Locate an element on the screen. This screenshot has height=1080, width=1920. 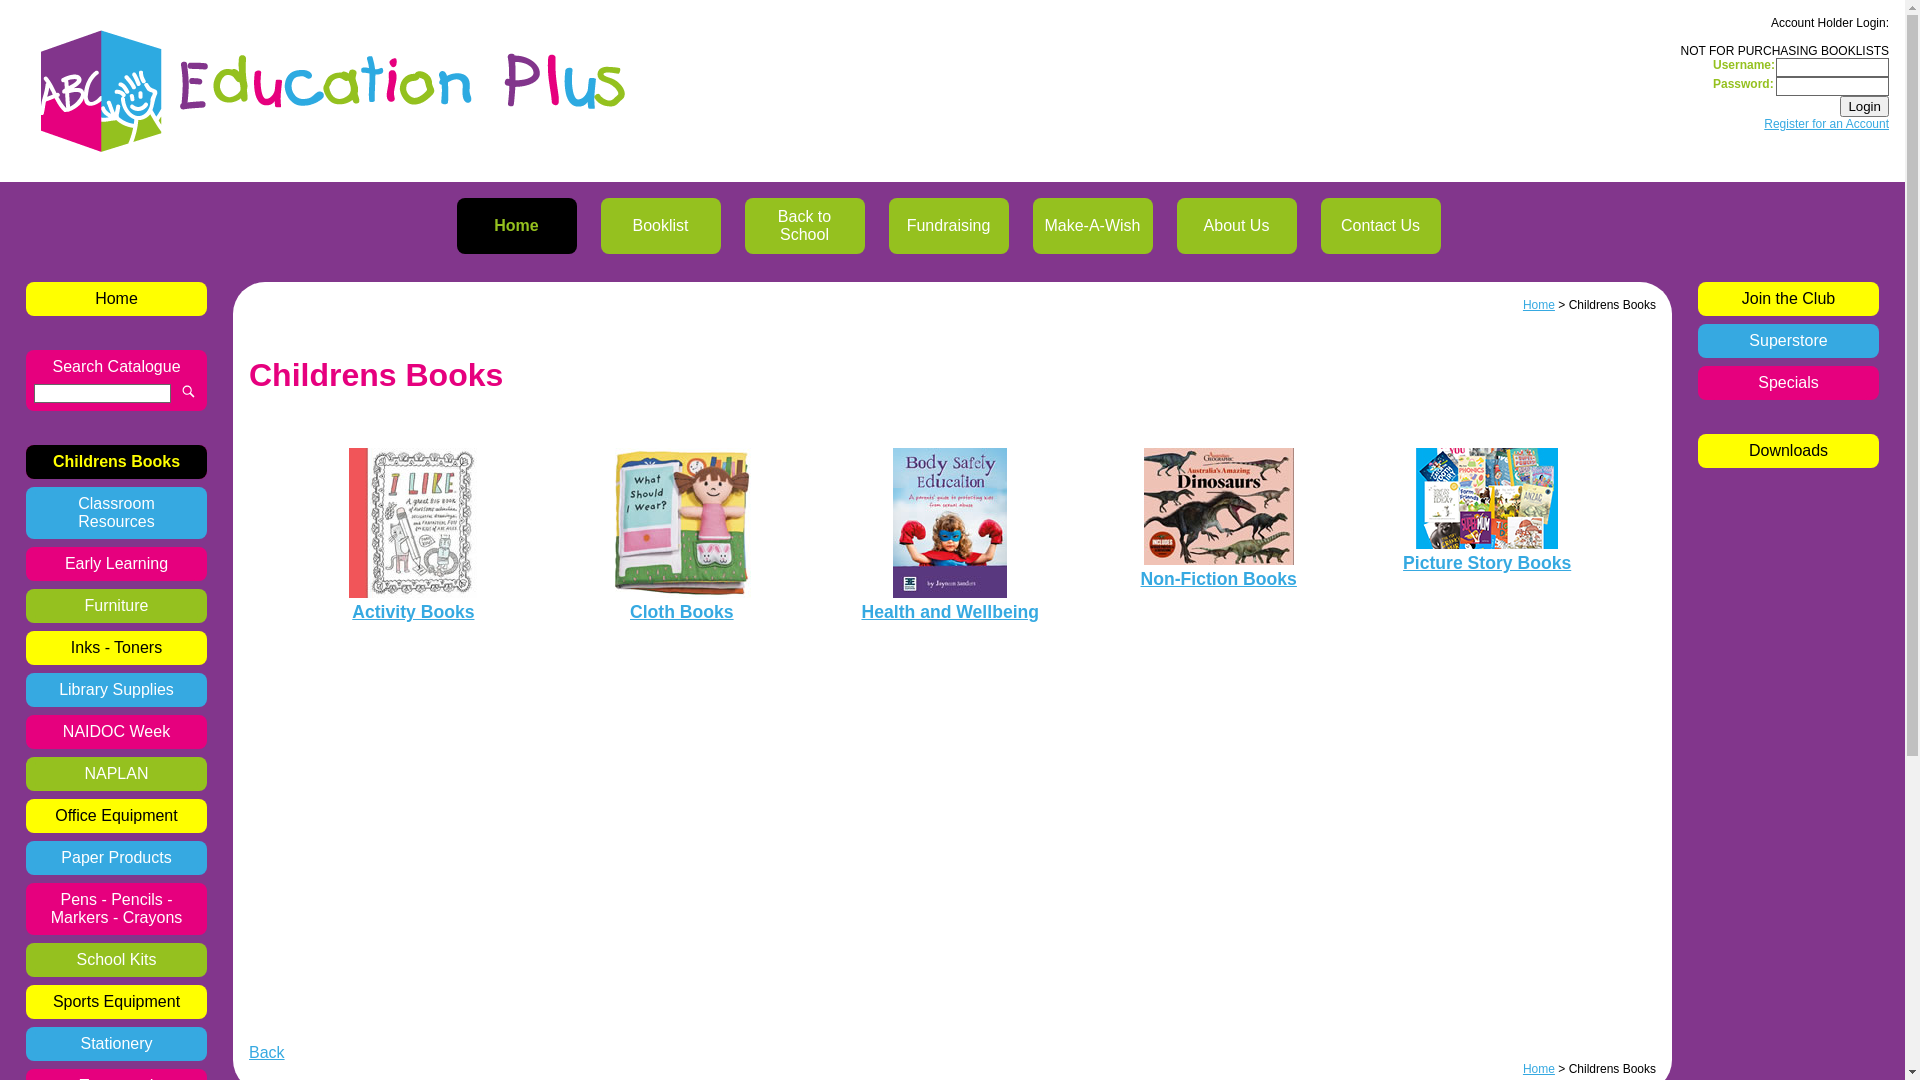
'Classroom Resources' is located at coordinates (115, 512).